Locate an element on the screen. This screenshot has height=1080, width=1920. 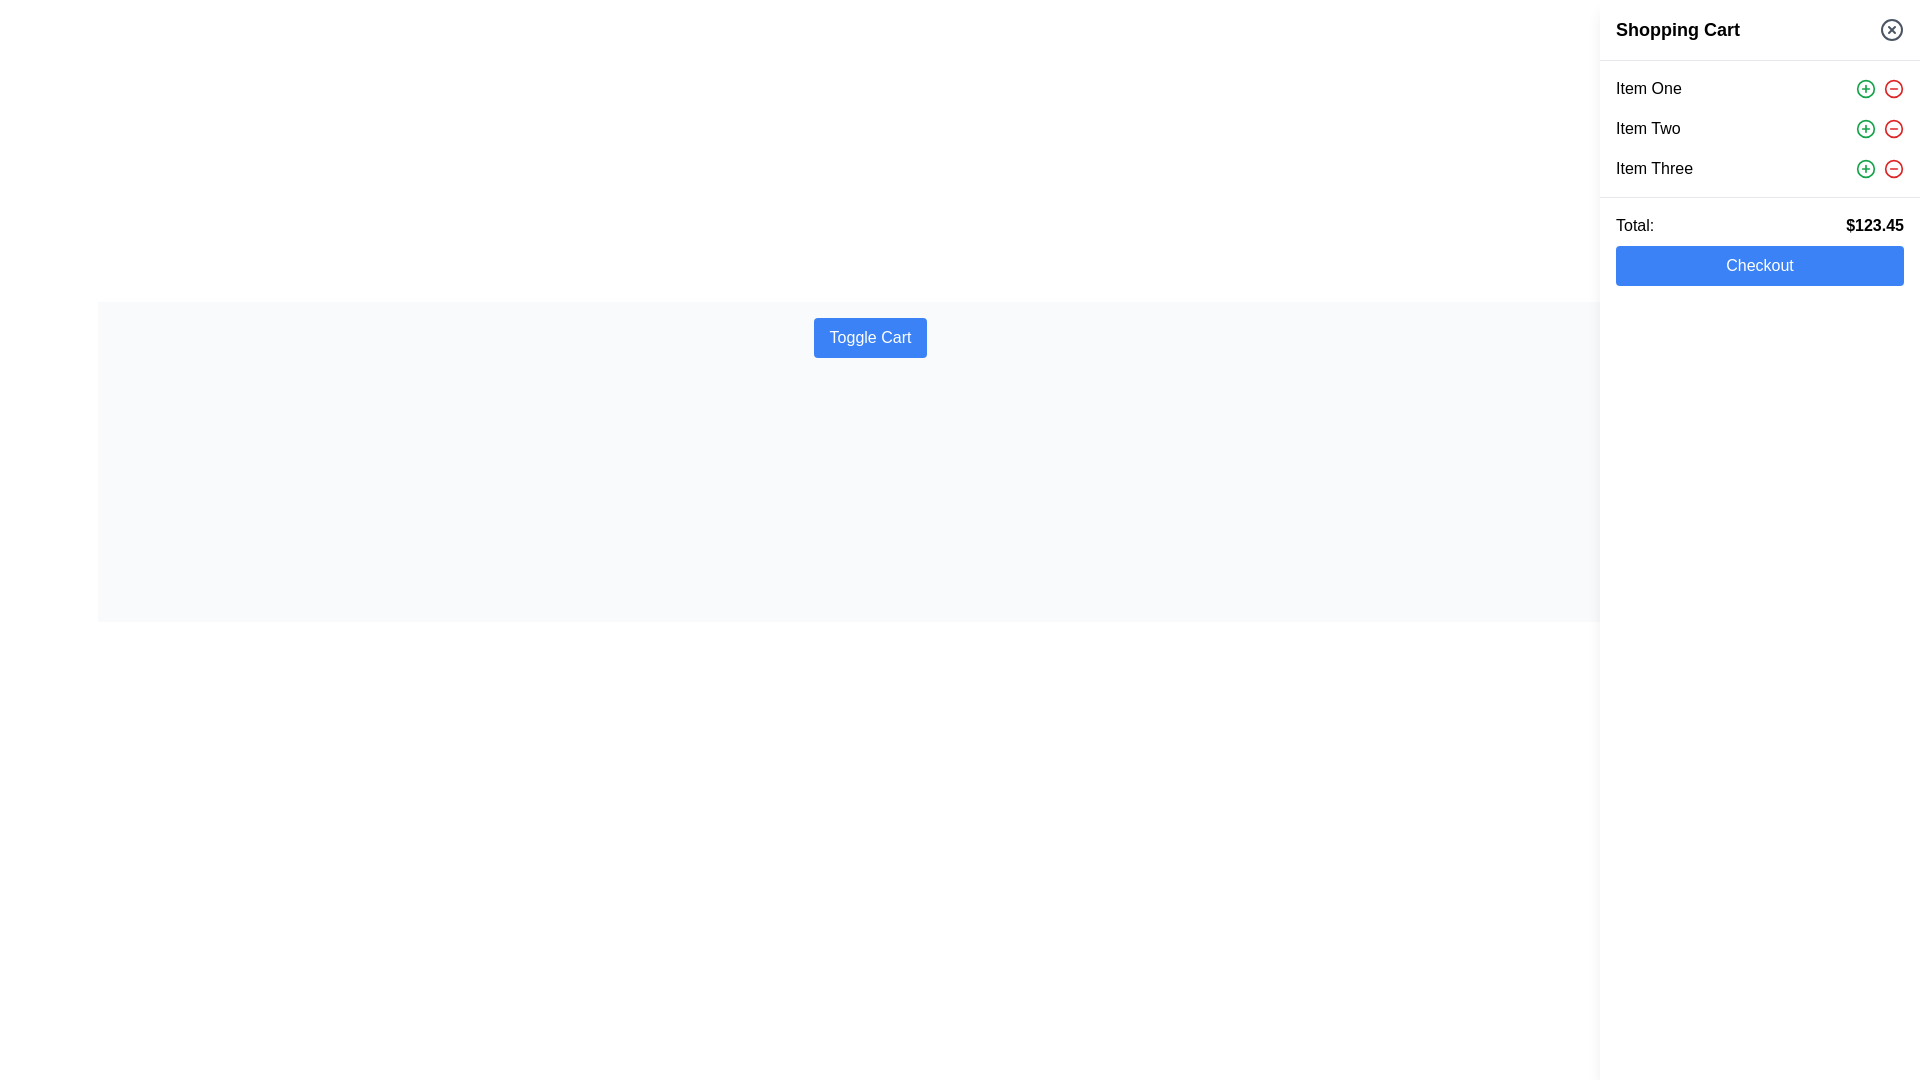
the text label displaying the name of the second item in the shopping cart, which is positioned between 'Item One' and 'Item Three' is located at coordinates (1648, 128).